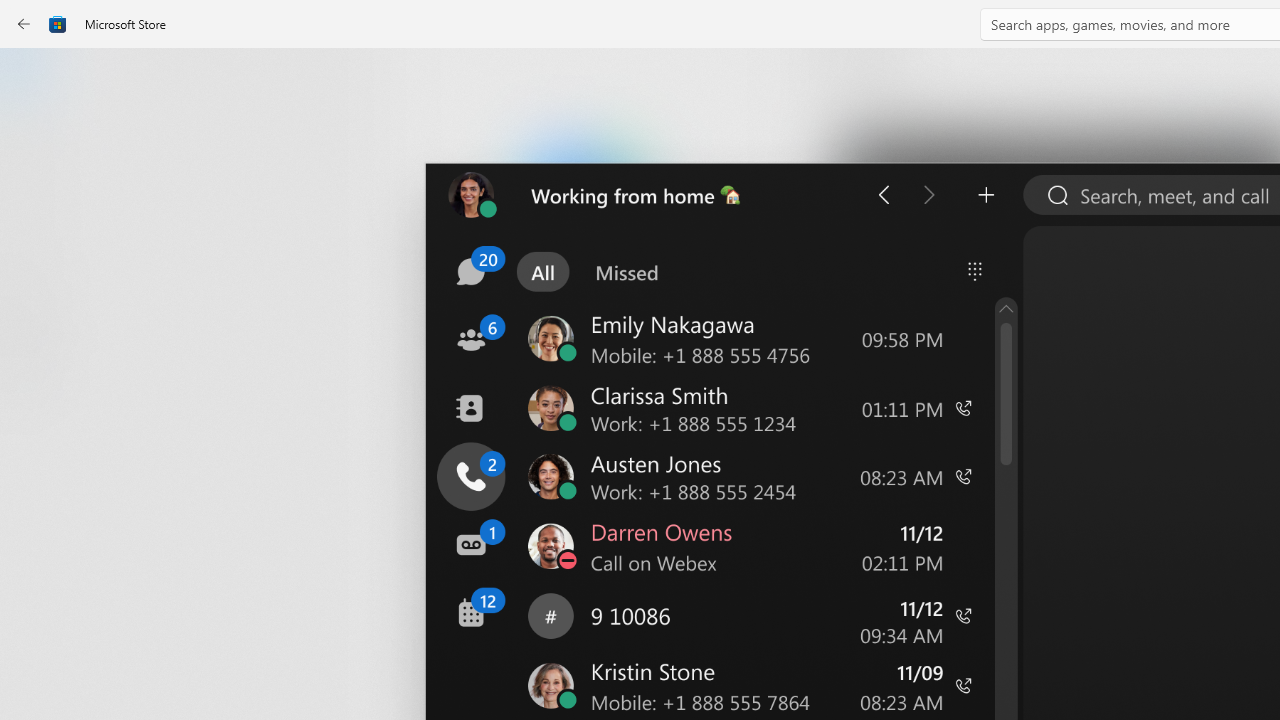  Describe the element at coordinates (35, 78) in the screenshot. I see `'Home'` at that location.